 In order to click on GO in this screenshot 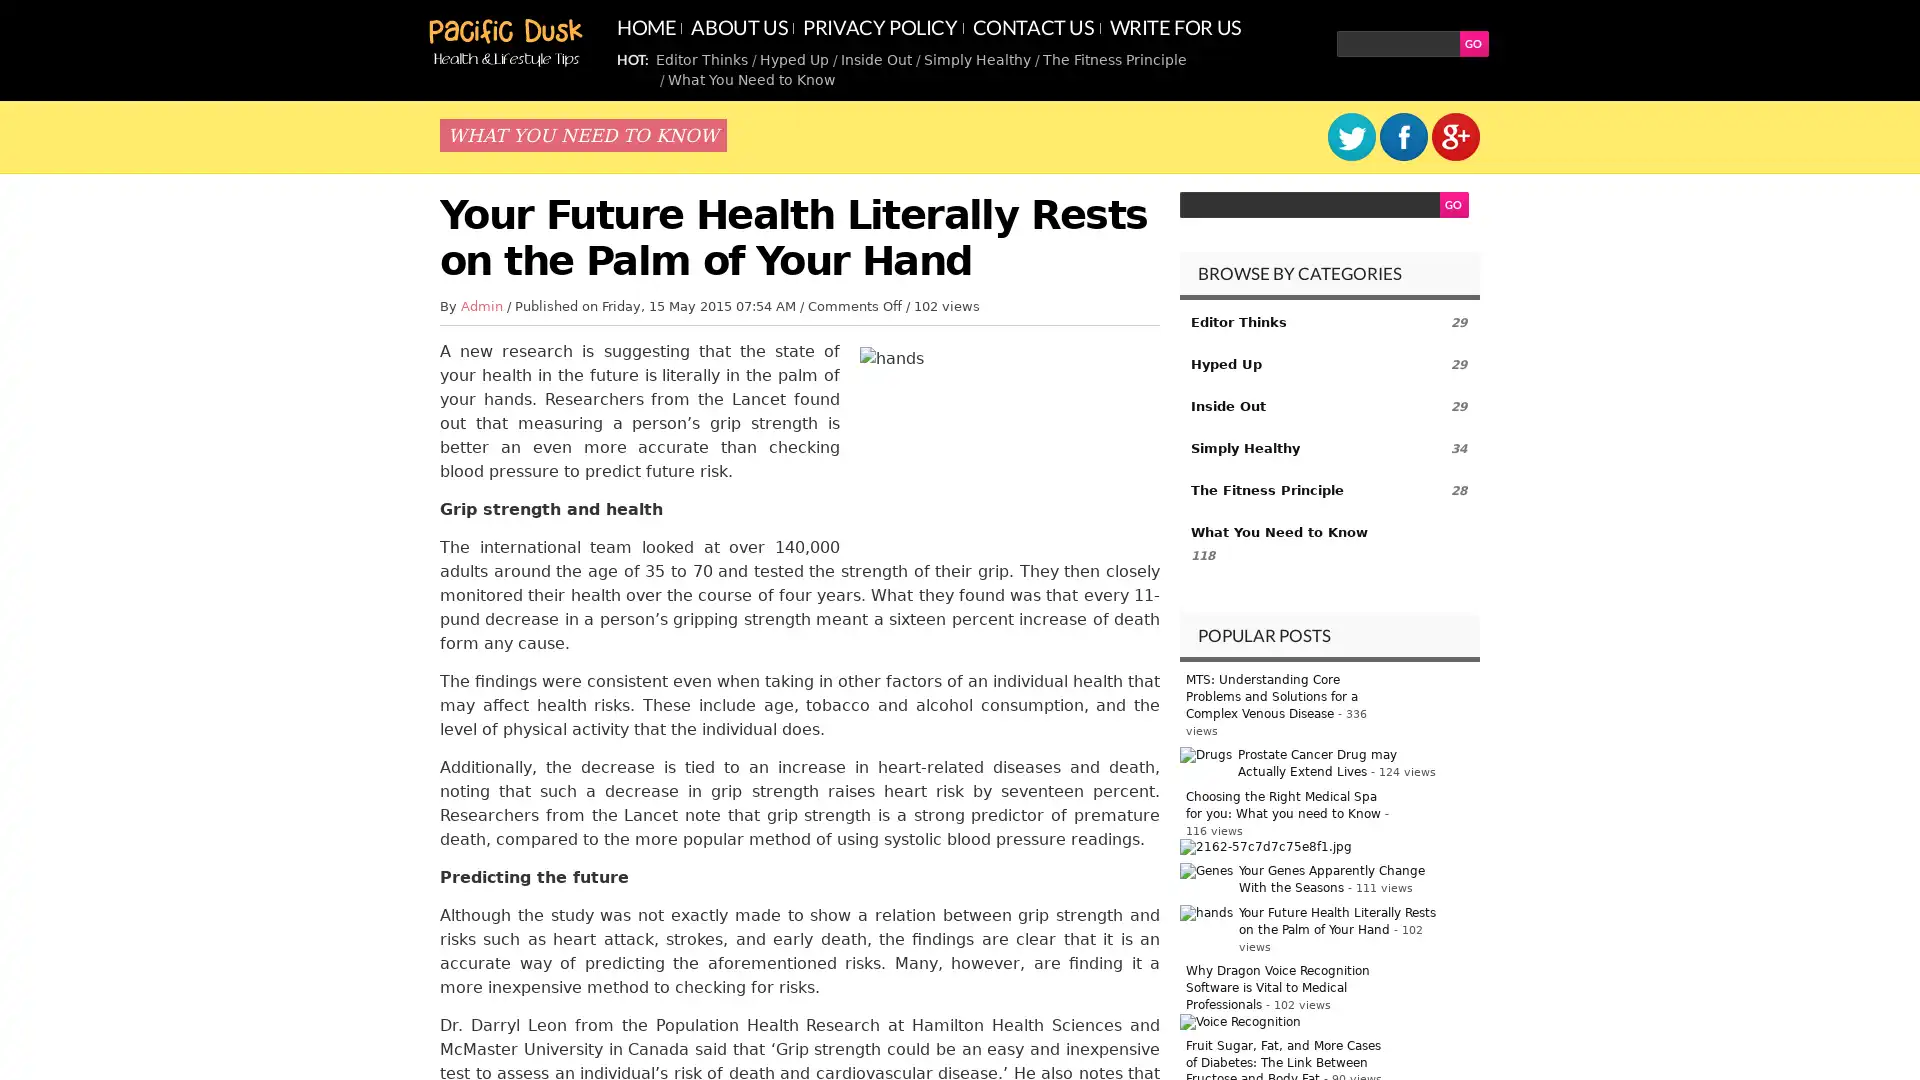, I will do `click(1474, 43)`.